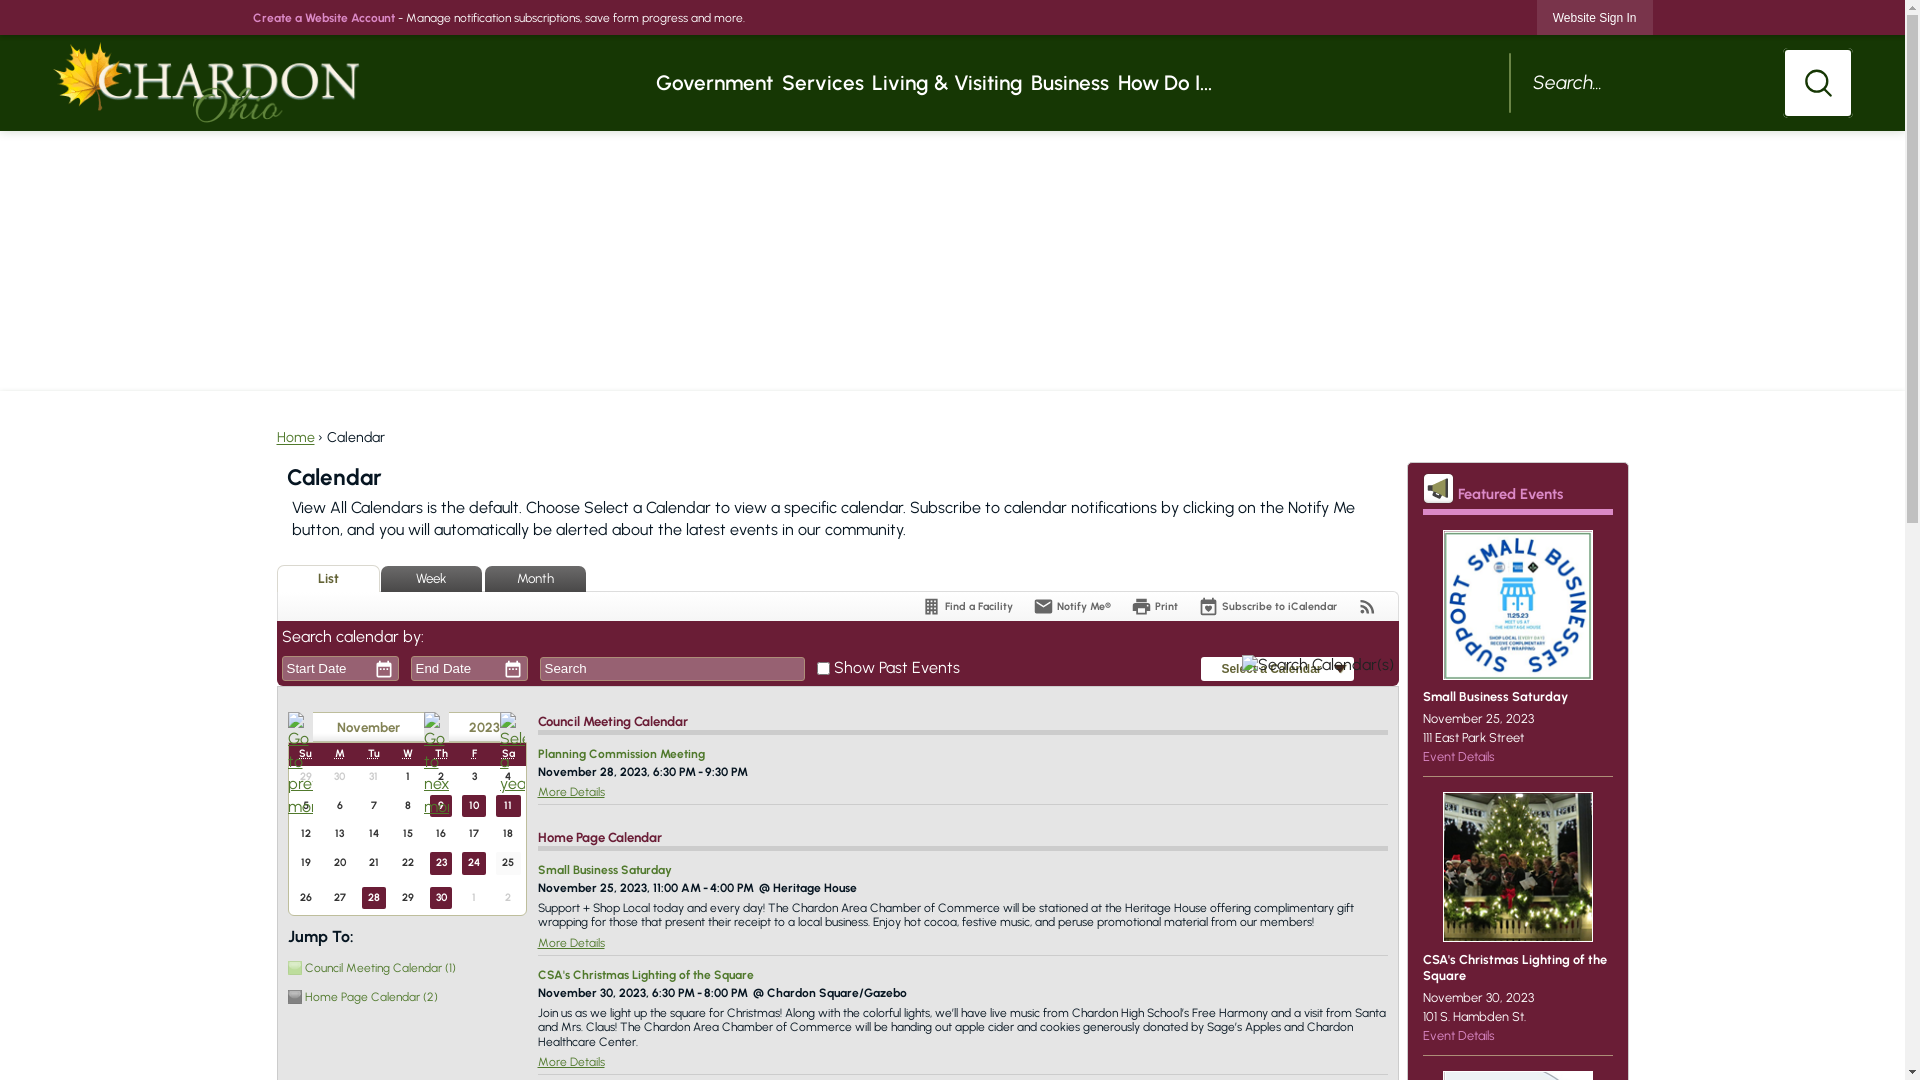  Describe the element at coordinates (484, 578) in the screenshot. I see `'Month'` at that location.